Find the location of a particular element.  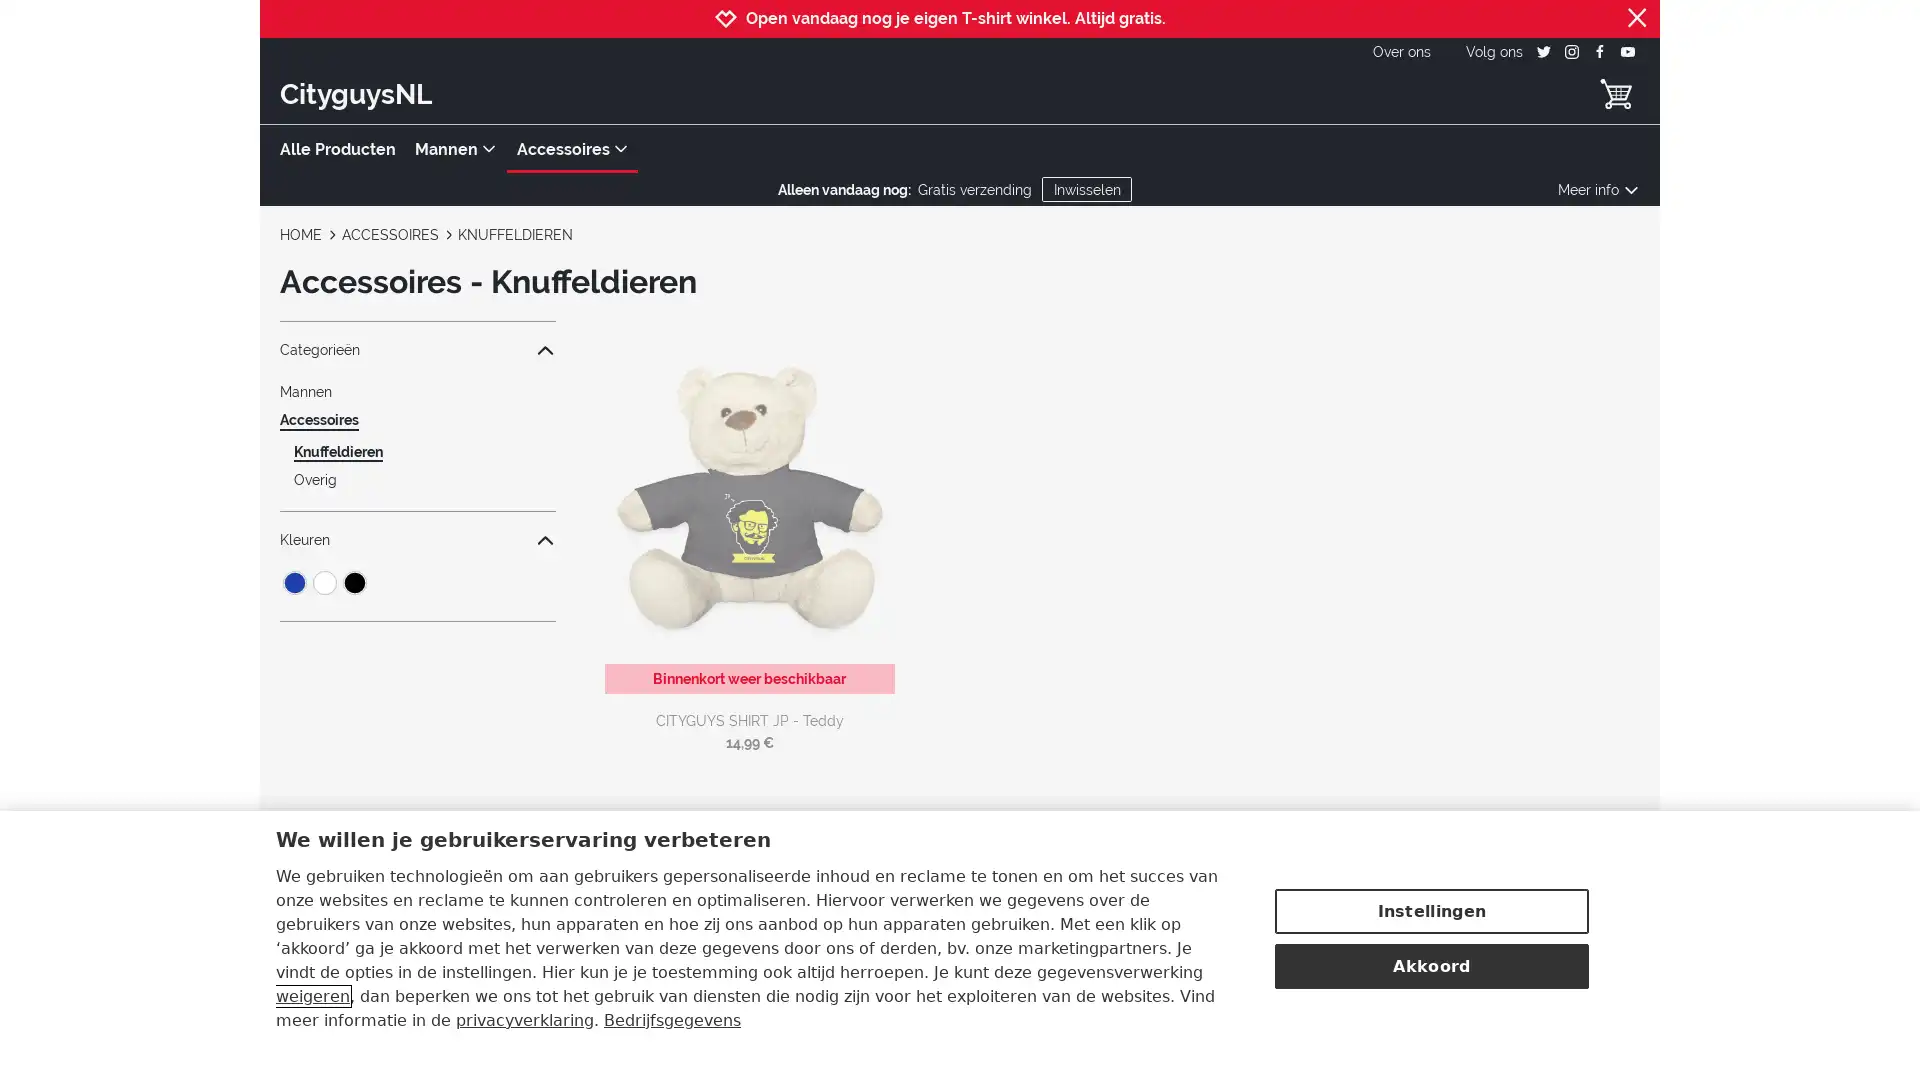

Akkoord is located at coordinates (1430, 963).